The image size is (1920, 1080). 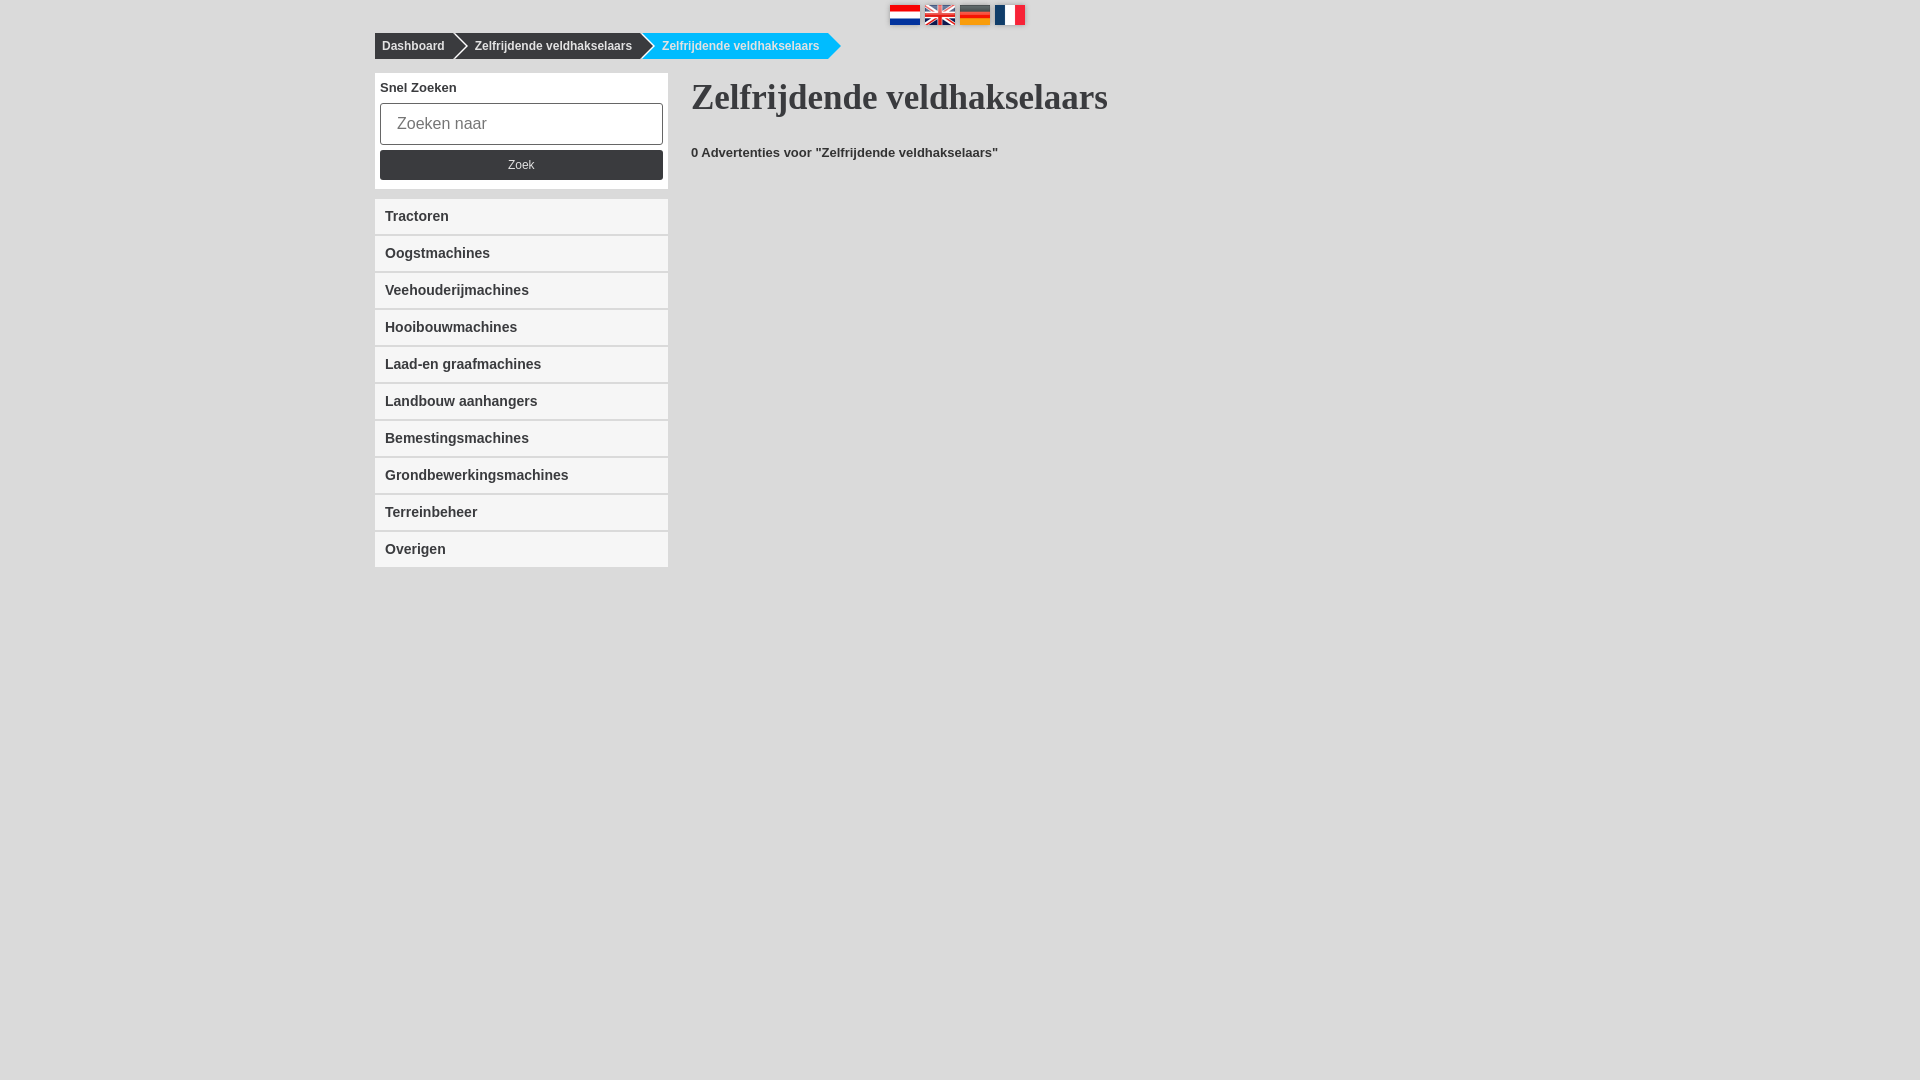 I want to click on 'Bemestingsmachines', so click(x=521, y=436).